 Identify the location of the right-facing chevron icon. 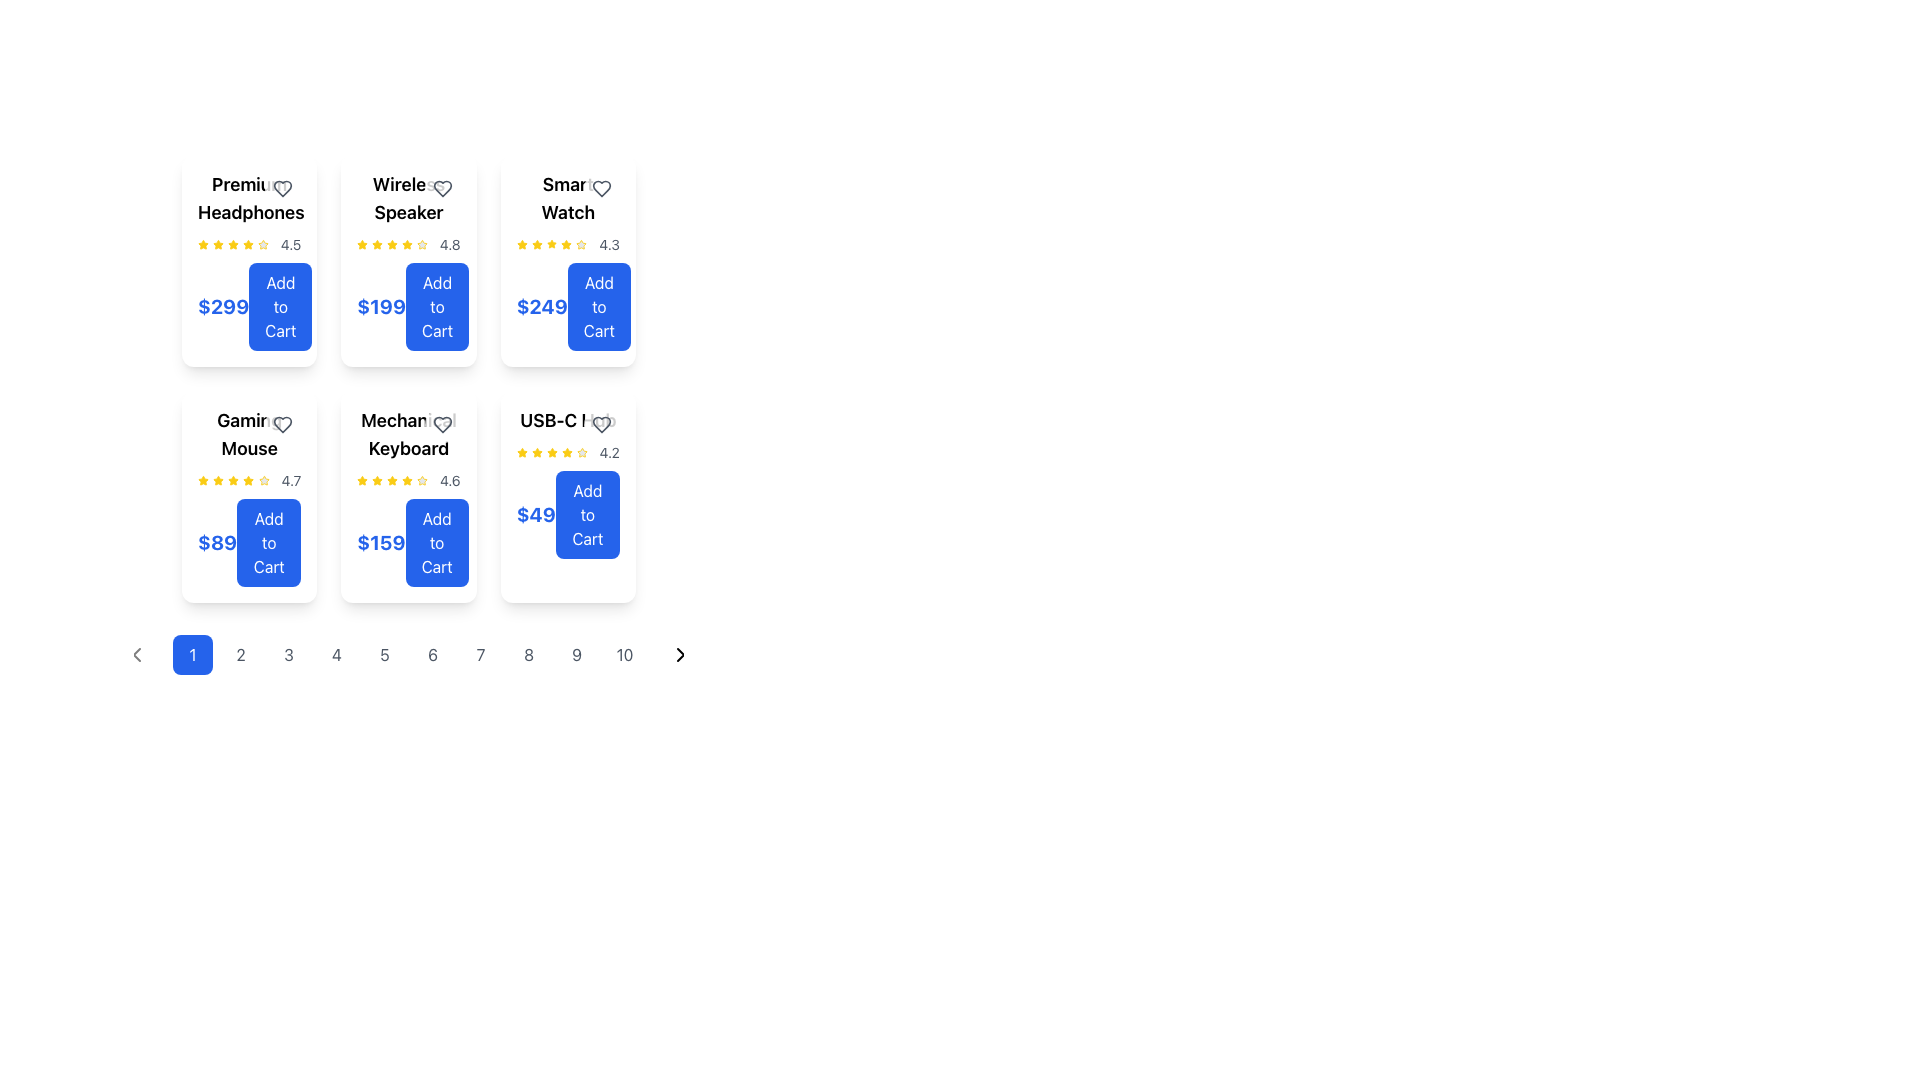
(681, 655).